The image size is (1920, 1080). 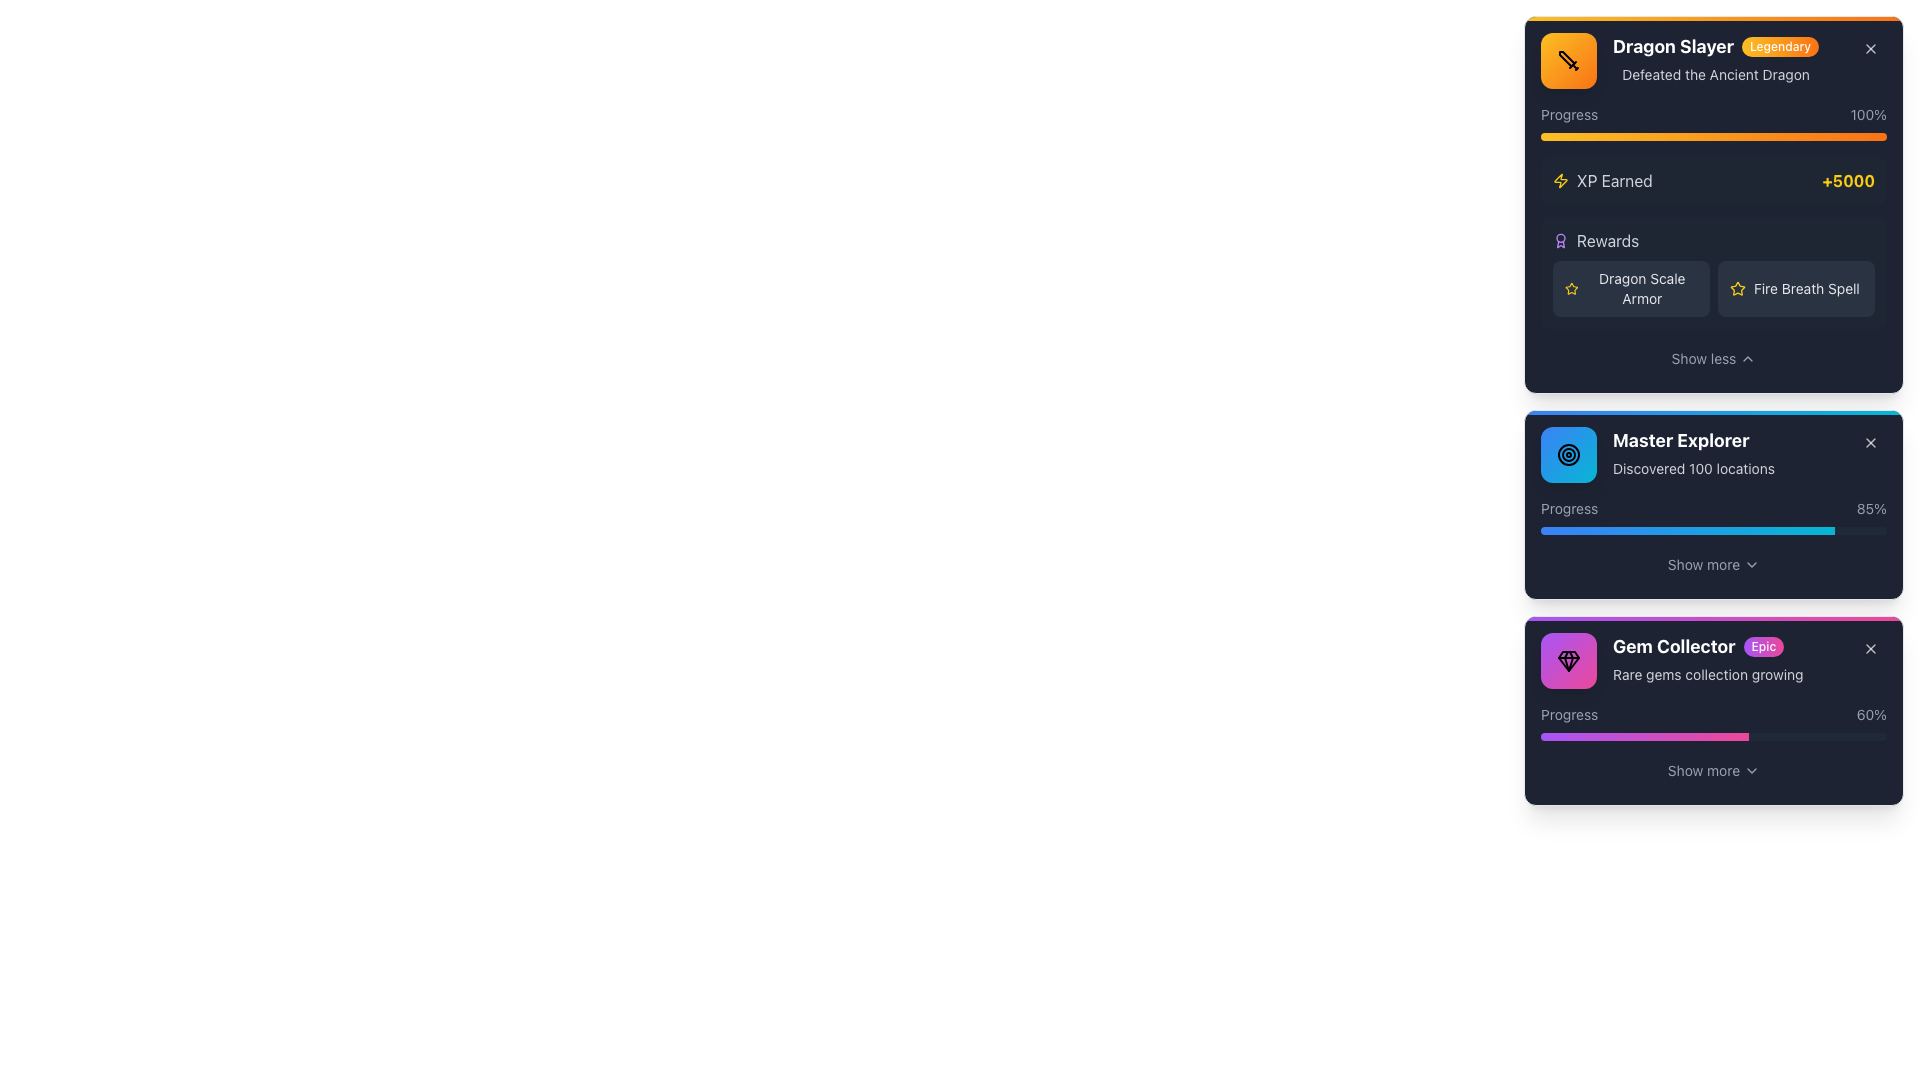 What do you see at coordinates (1870, 442) in the screenshot?
I see `the button located in the top-right corner of the 'Master Explorer' section` at bounding box center [1870, 442].